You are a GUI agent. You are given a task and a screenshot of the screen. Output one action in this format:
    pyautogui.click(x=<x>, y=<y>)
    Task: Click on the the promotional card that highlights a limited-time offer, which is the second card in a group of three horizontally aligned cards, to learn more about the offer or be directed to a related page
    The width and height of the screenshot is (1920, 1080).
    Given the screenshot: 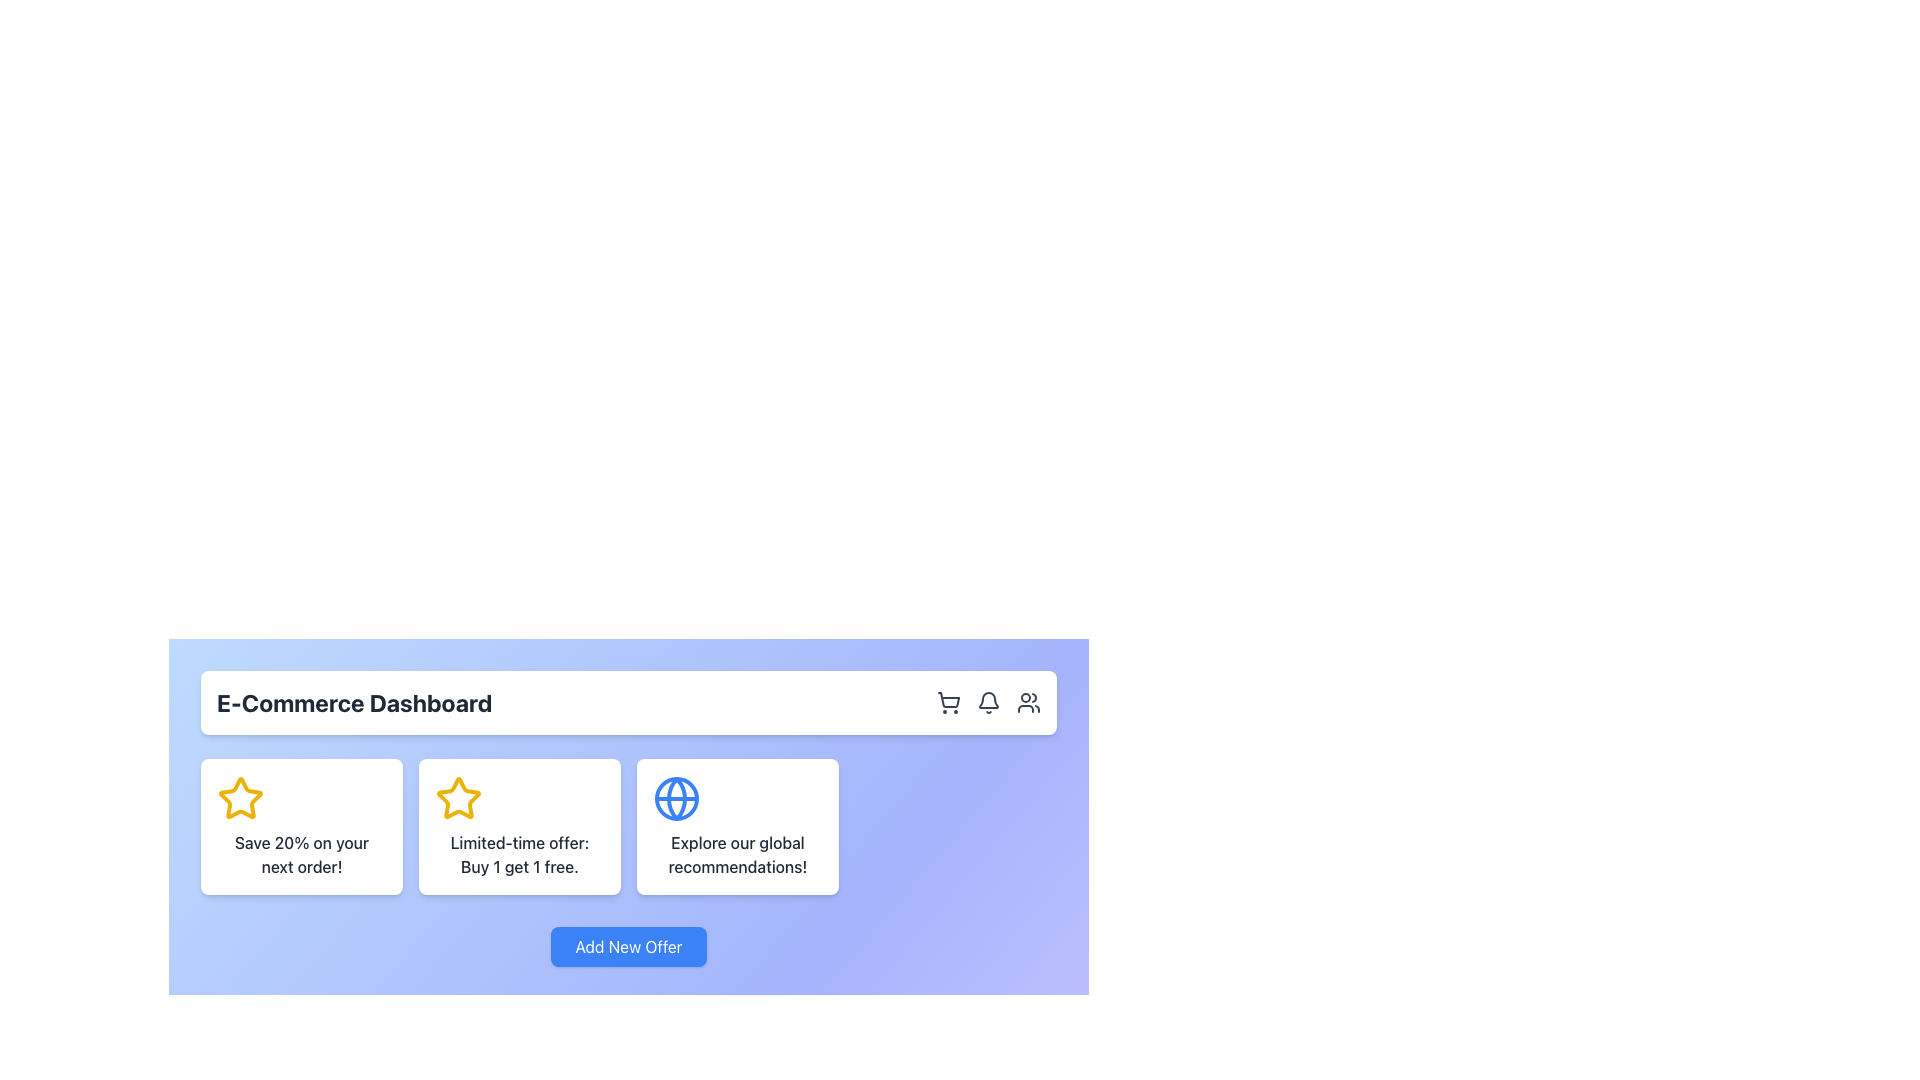 What is the action you would take?
    pyautogui.click(x=519, y=826)
    